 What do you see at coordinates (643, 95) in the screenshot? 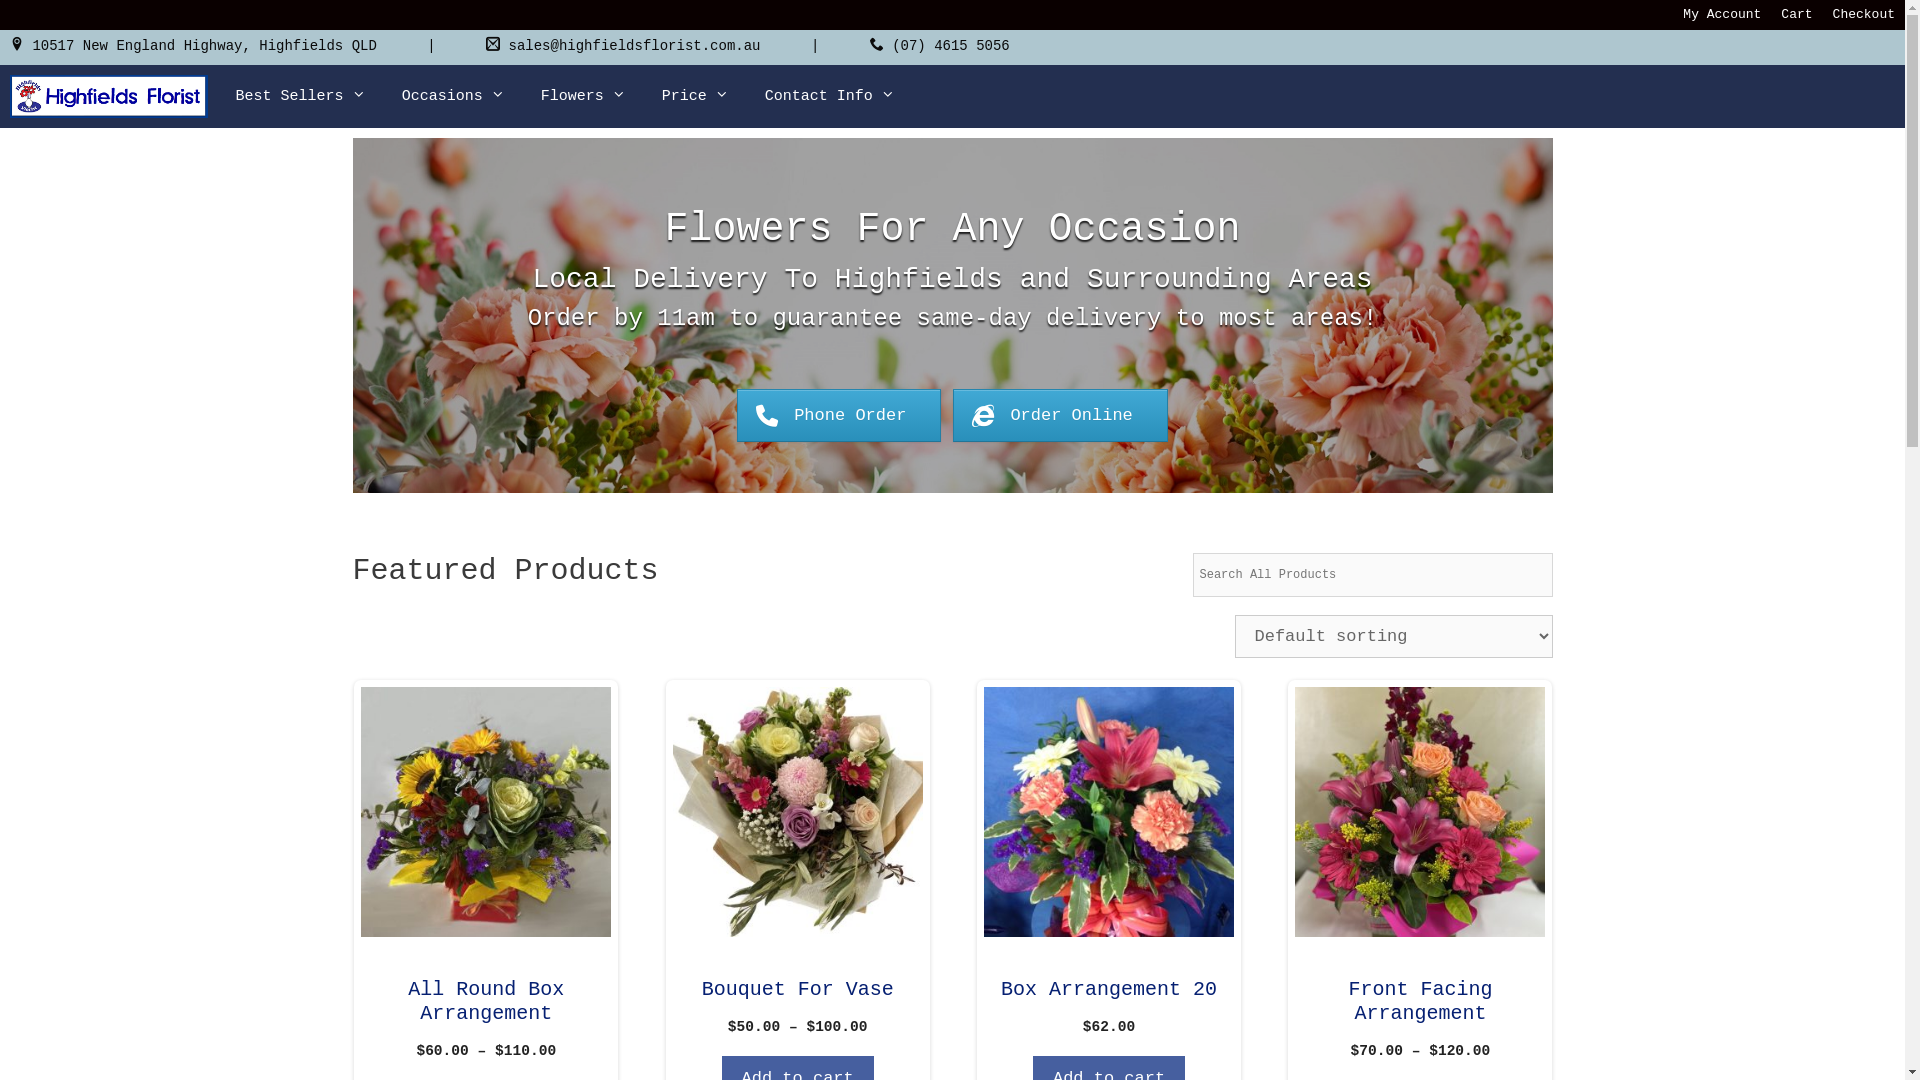
I see `'Price'` at bounding box center [643, 95].